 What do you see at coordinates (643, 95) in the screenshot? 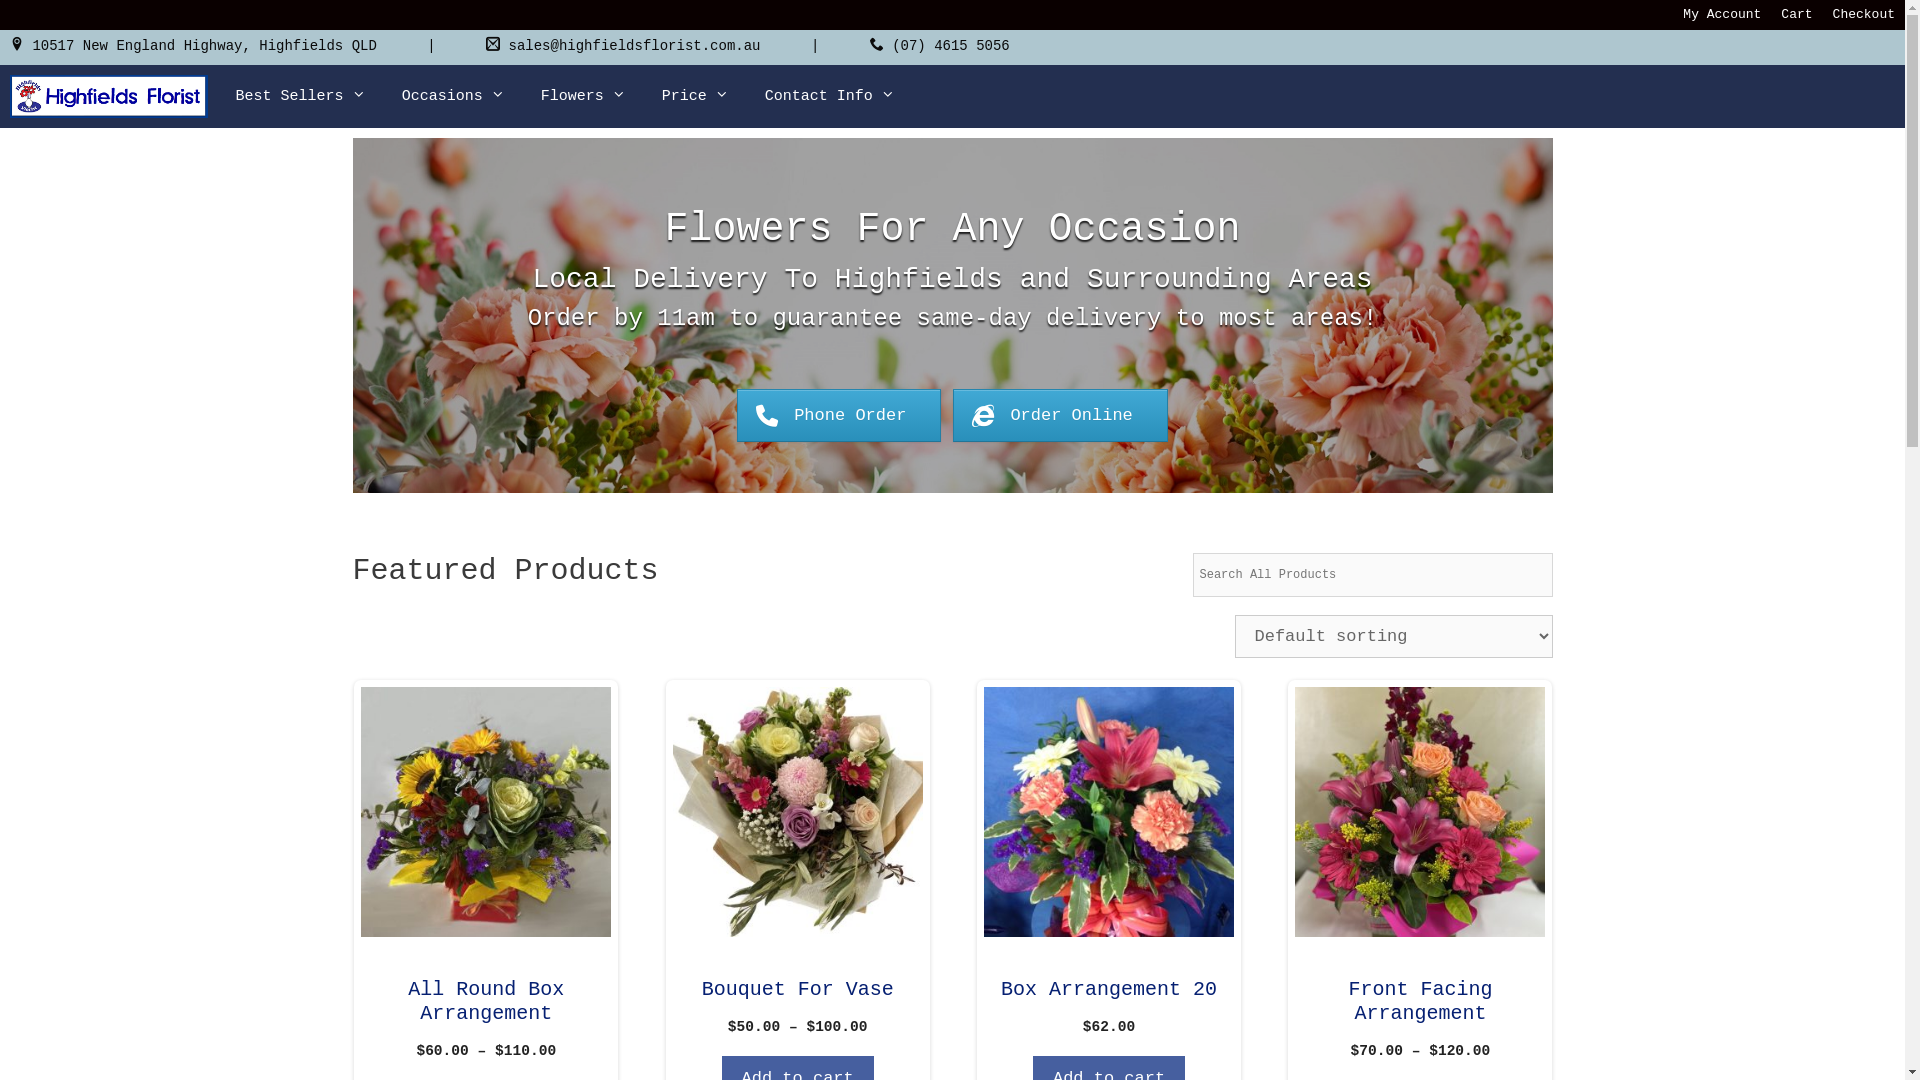
I see `'Price'` at bounding box center [643, 95].